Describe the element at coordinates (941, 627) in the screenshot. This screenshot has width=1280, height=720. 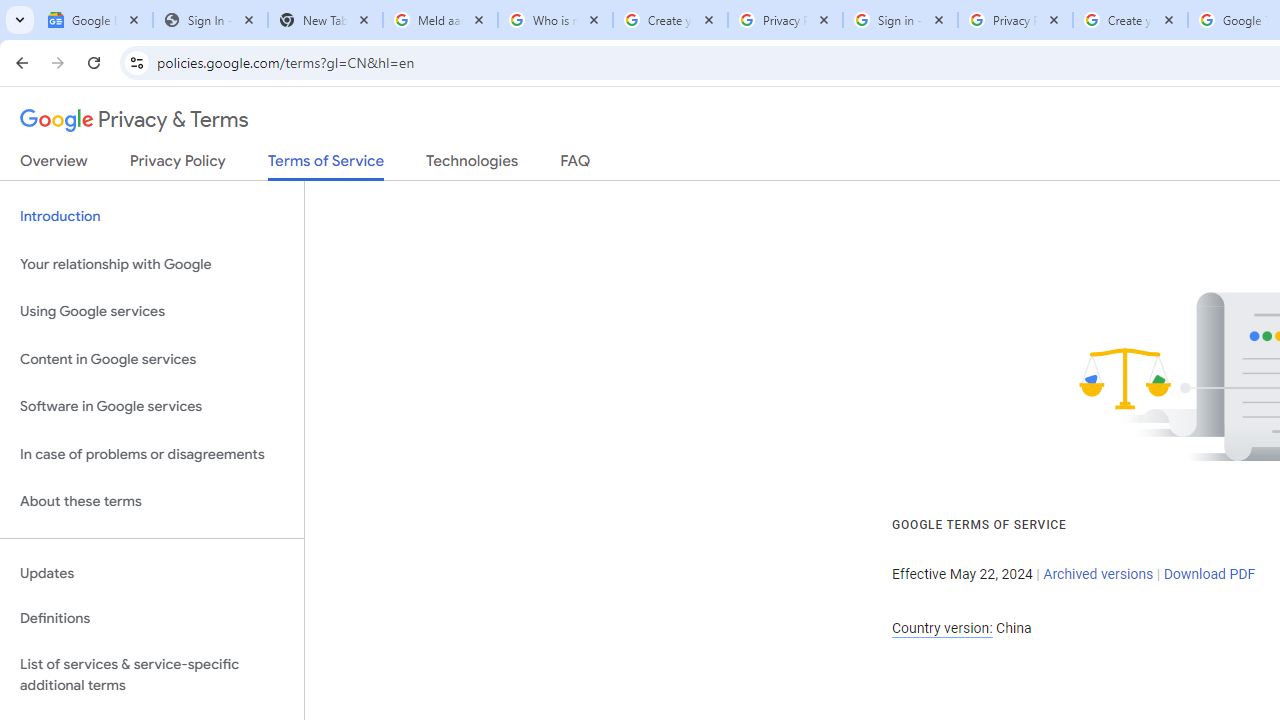
I see `'Country version:'` at that location.